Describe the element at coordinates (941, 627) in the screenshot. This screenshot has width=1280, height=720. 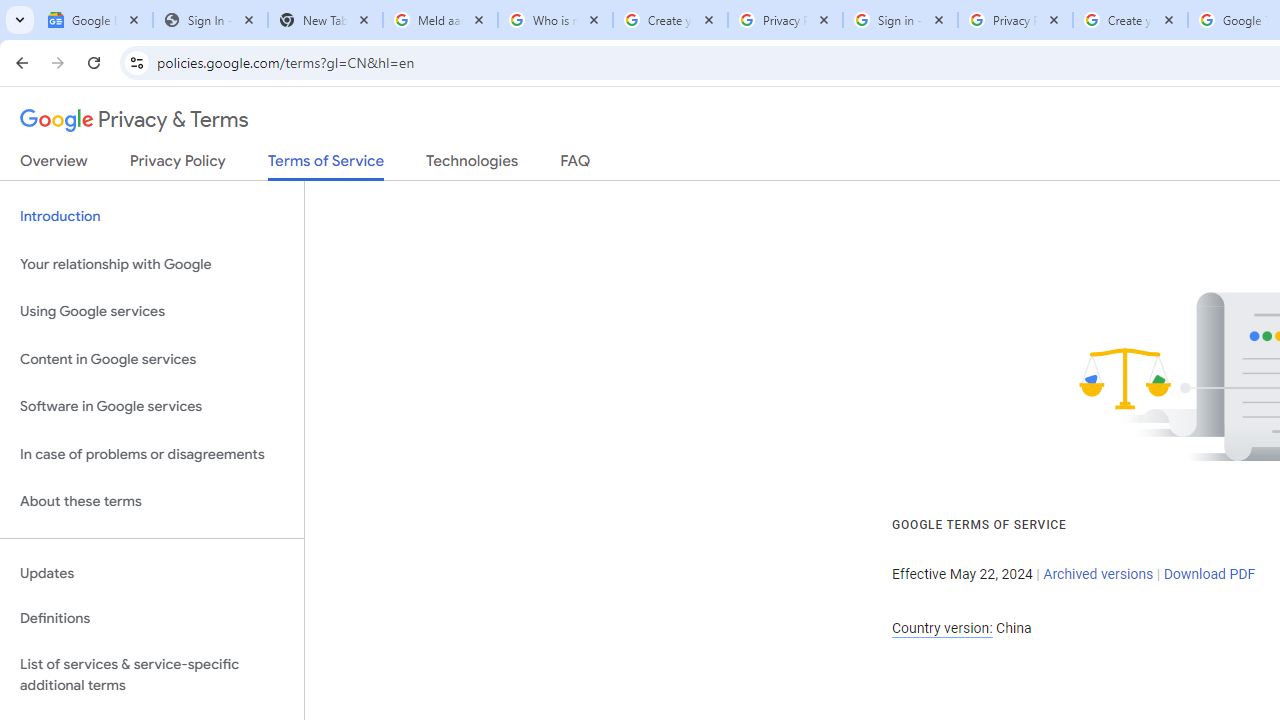
I see `'Country version:'` at that location.